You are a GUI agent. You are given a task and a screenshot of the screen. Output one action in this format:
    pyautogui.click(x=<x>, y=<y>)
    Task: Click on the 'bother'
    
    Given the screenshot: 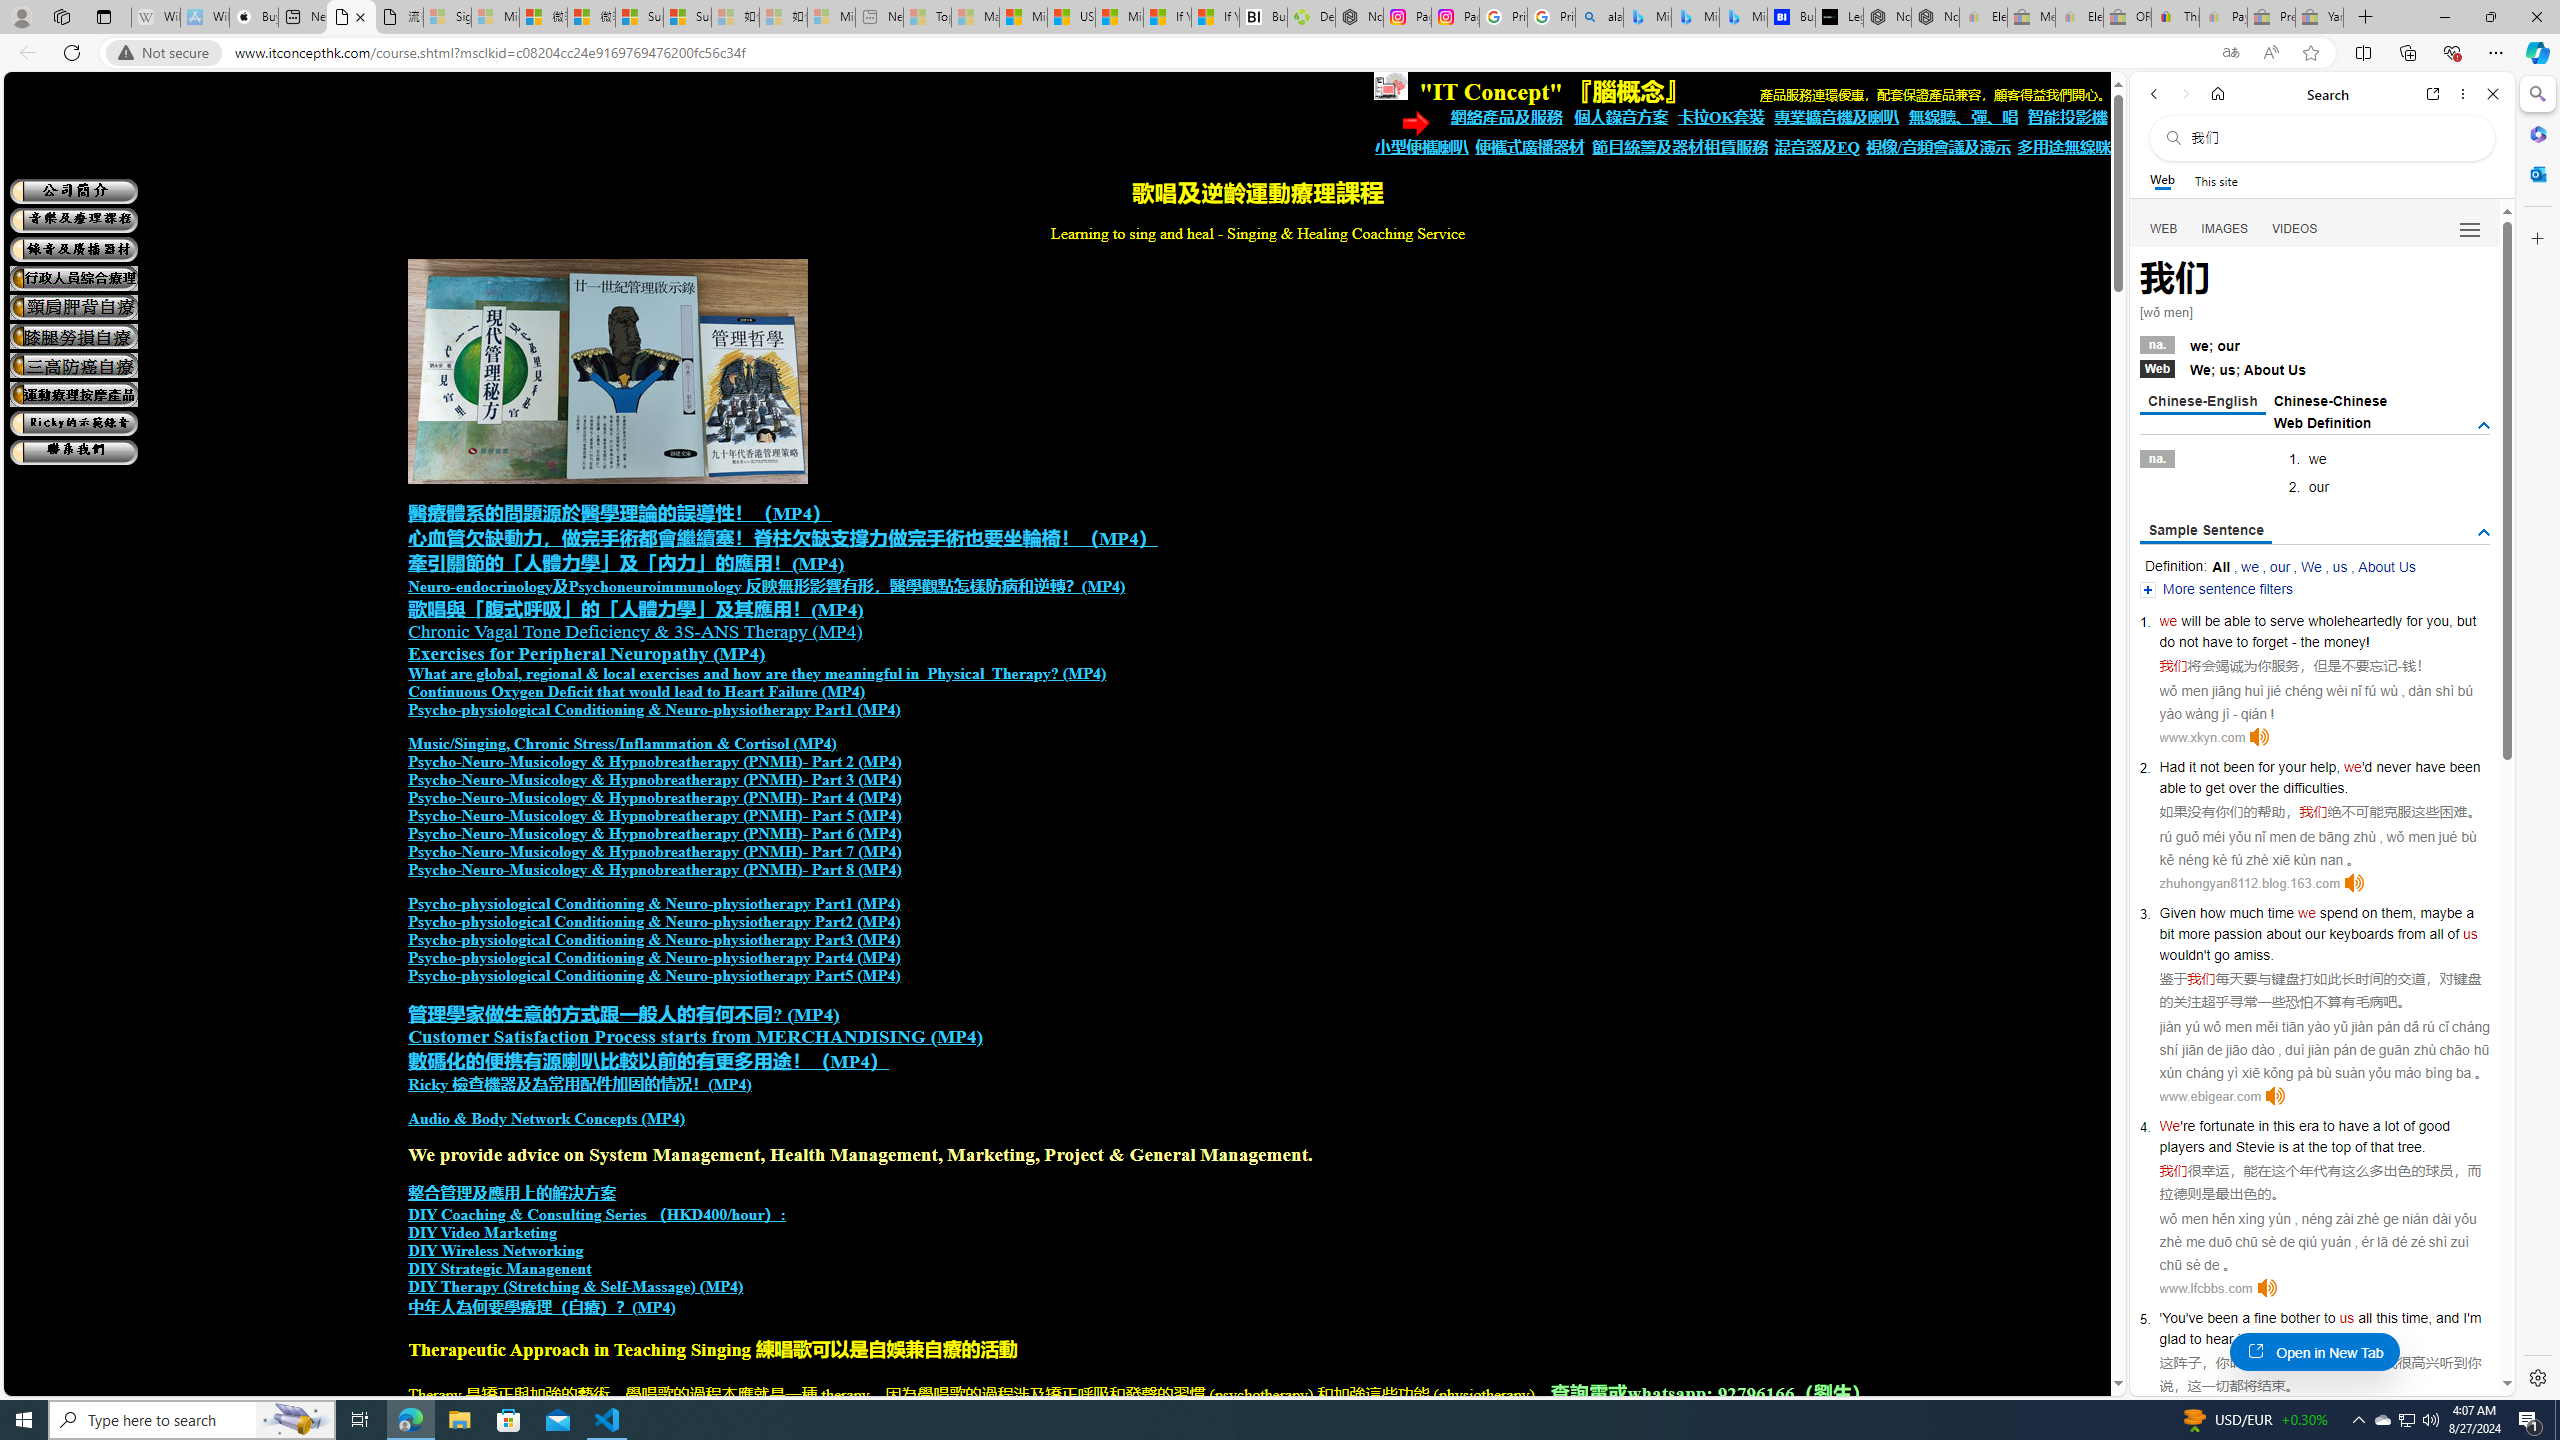 What is the action you would take?
    pyautogui.click(x=2300, y=1317)
    